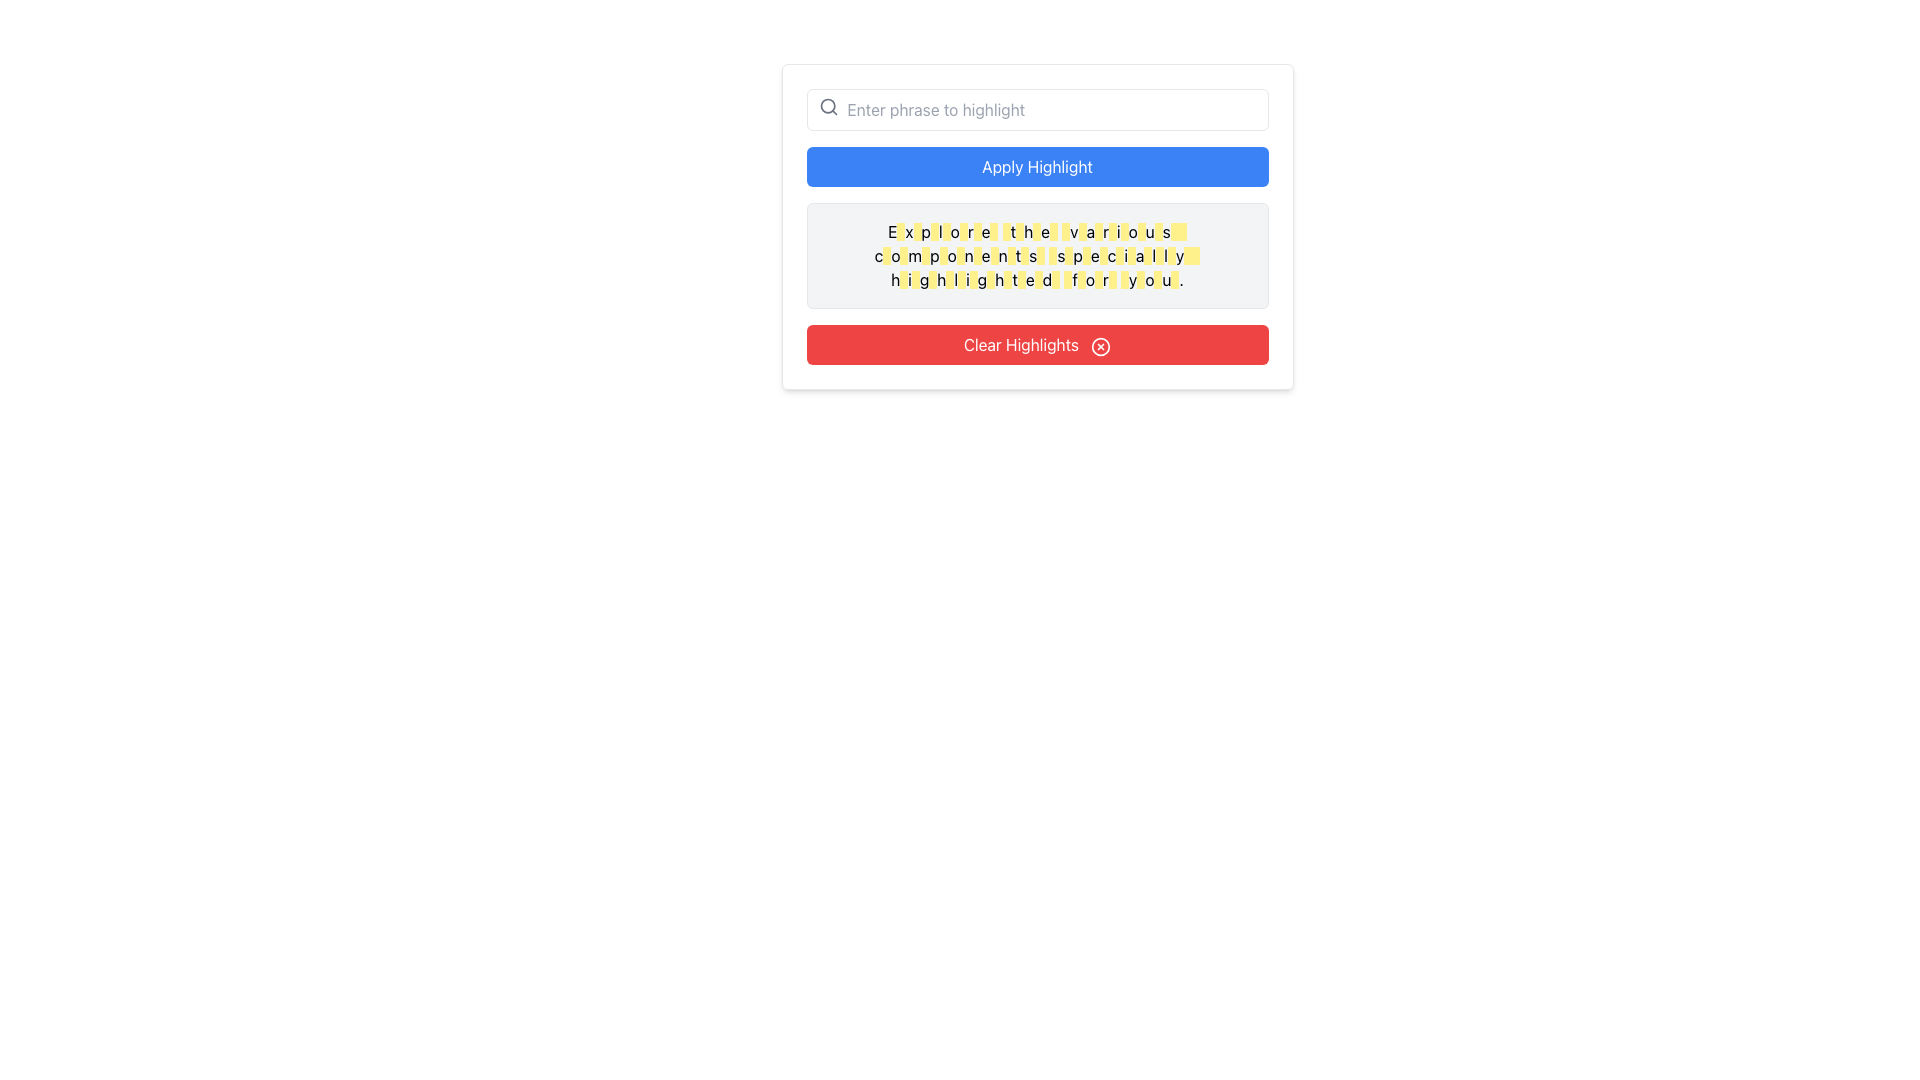  What do you see at coordinates (1085, 254) in the screenshot?
I see `the 13th emphasized word or character span in the second line of the 'Explore the various components specially highlighted for you' paragraph to draw attention` at bounding box center [1085, 254].